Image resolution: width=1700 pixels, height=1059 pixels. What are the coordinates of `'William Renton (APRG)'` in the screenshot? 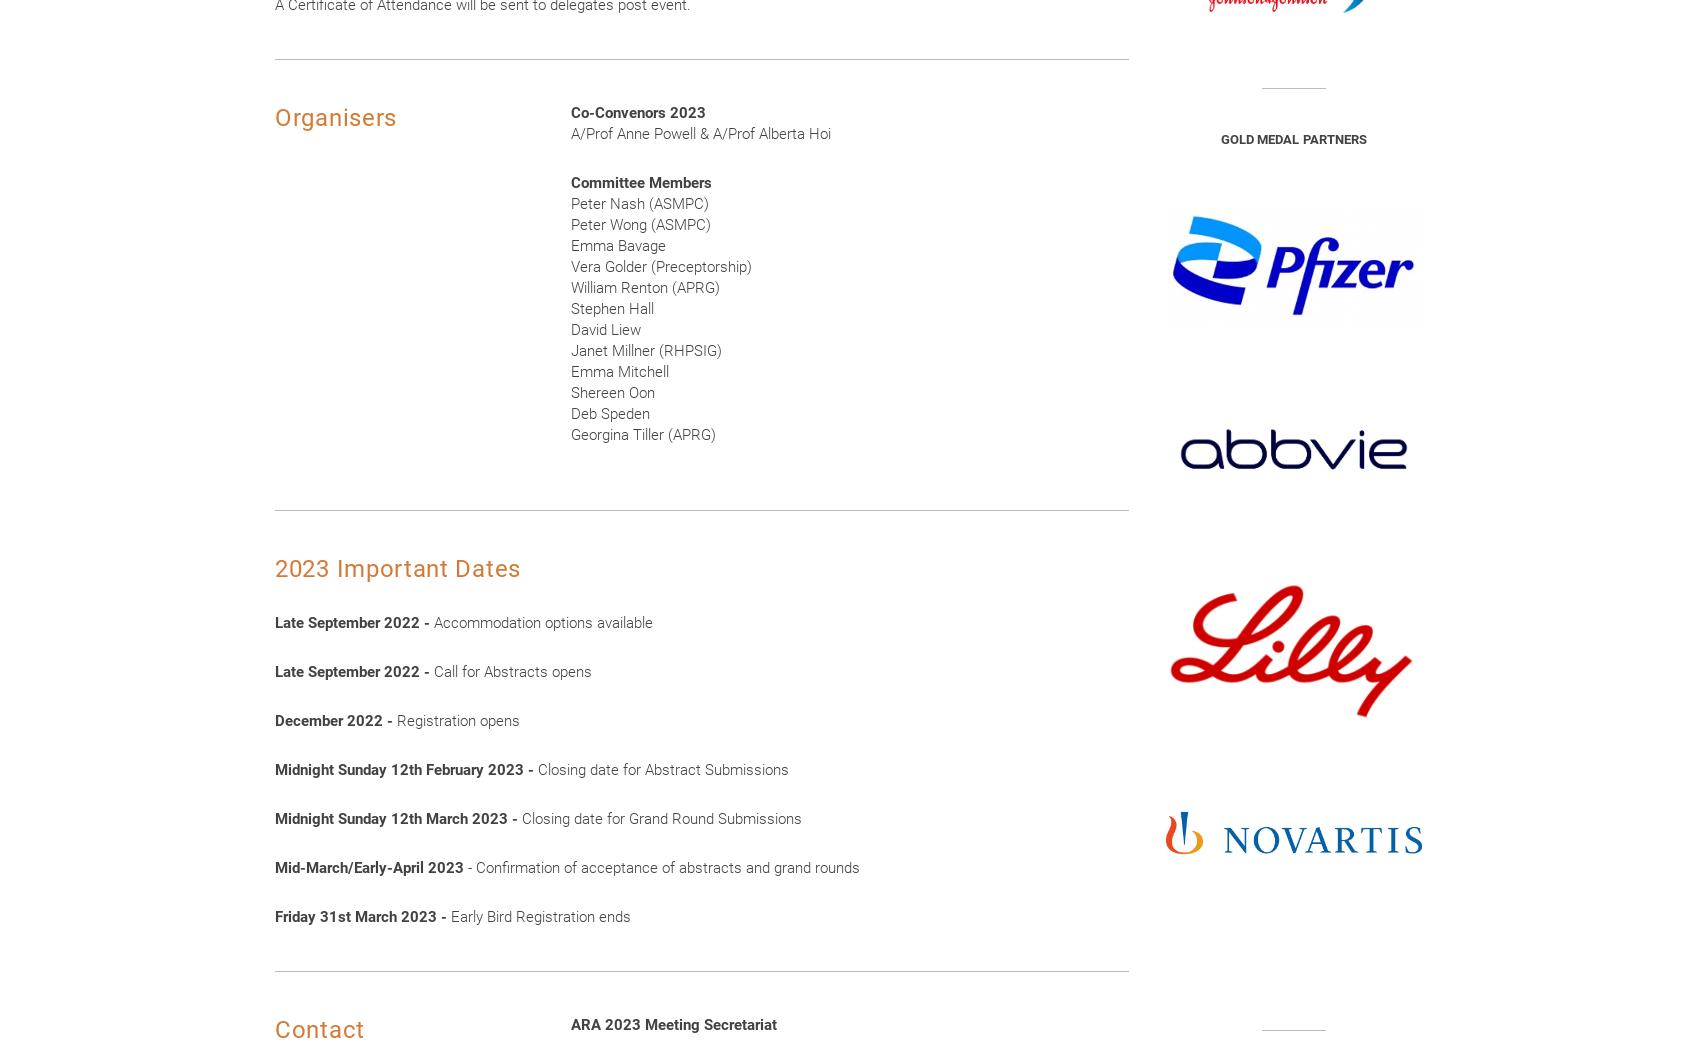 It's located at (569, 288).